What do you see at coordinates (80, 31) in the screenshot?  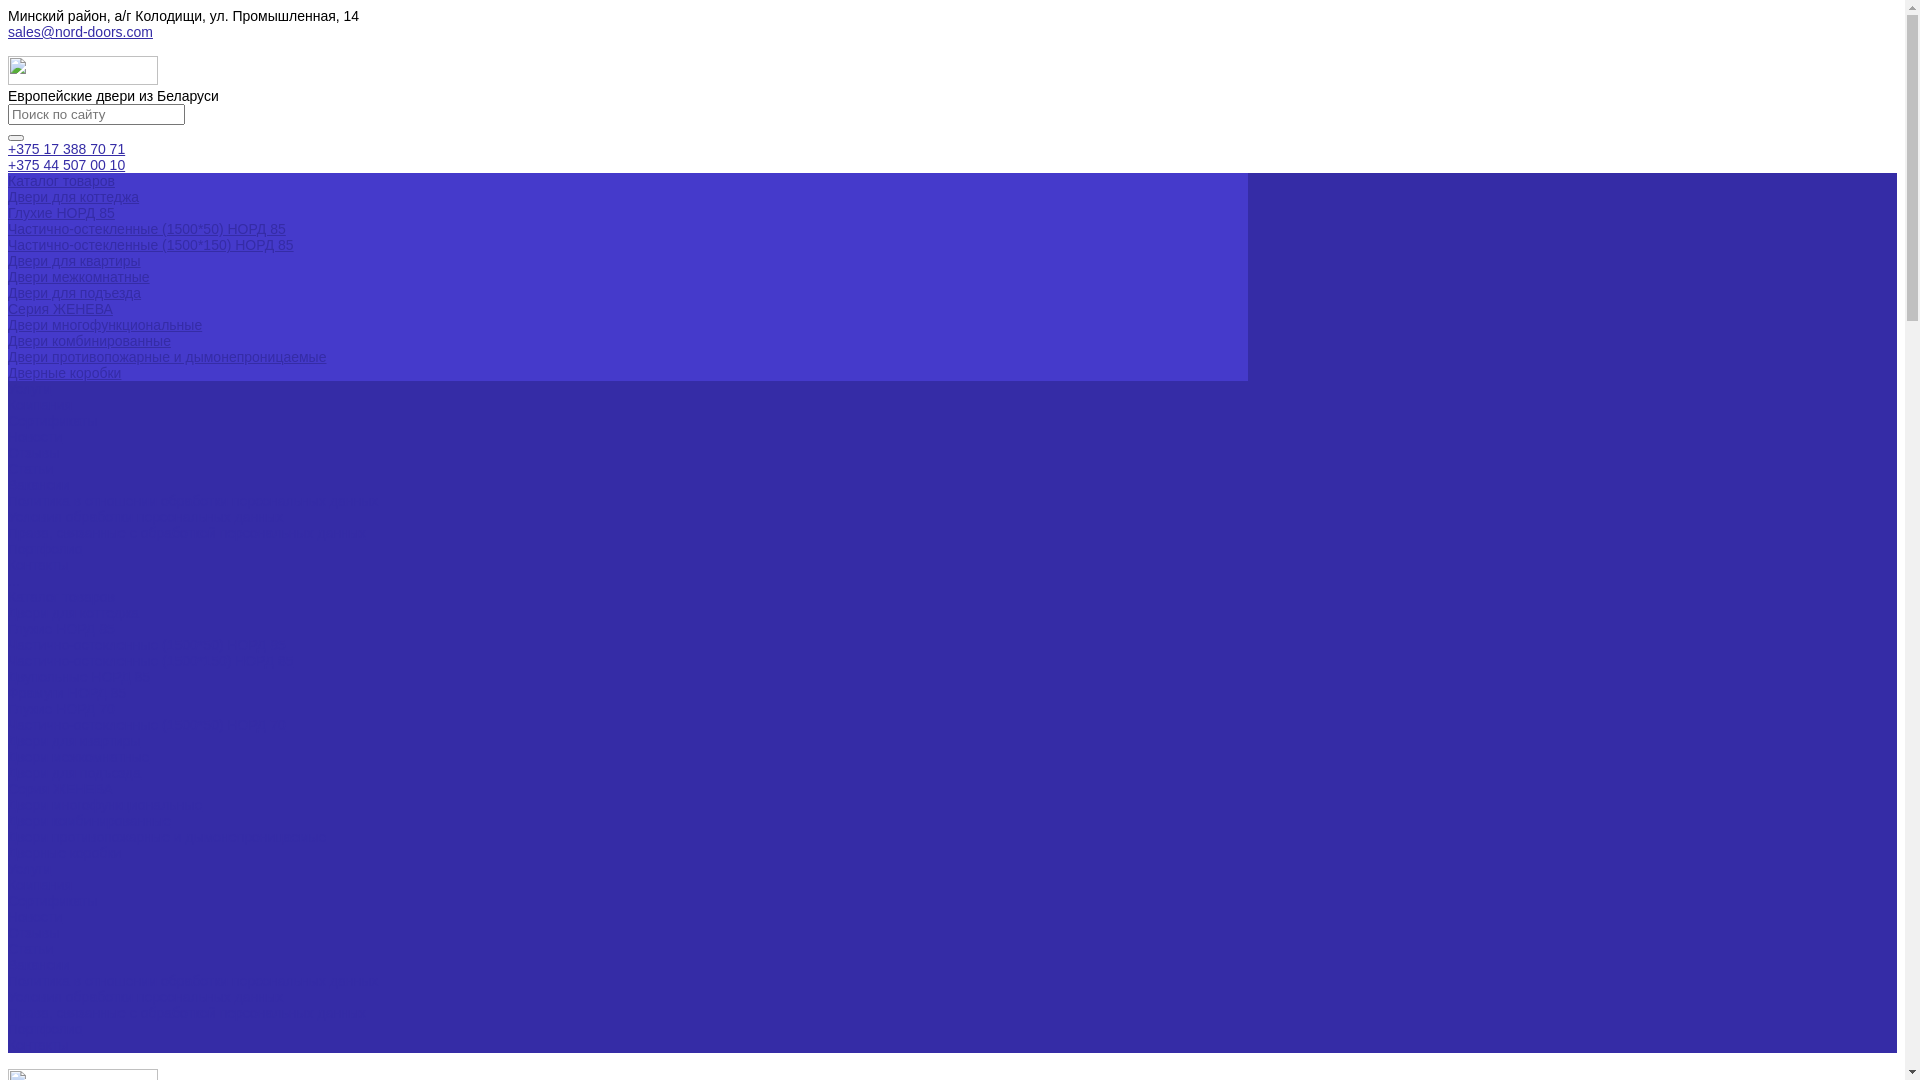 I see `'sales@nord-doors.com'` at bounding box center [80, 31].